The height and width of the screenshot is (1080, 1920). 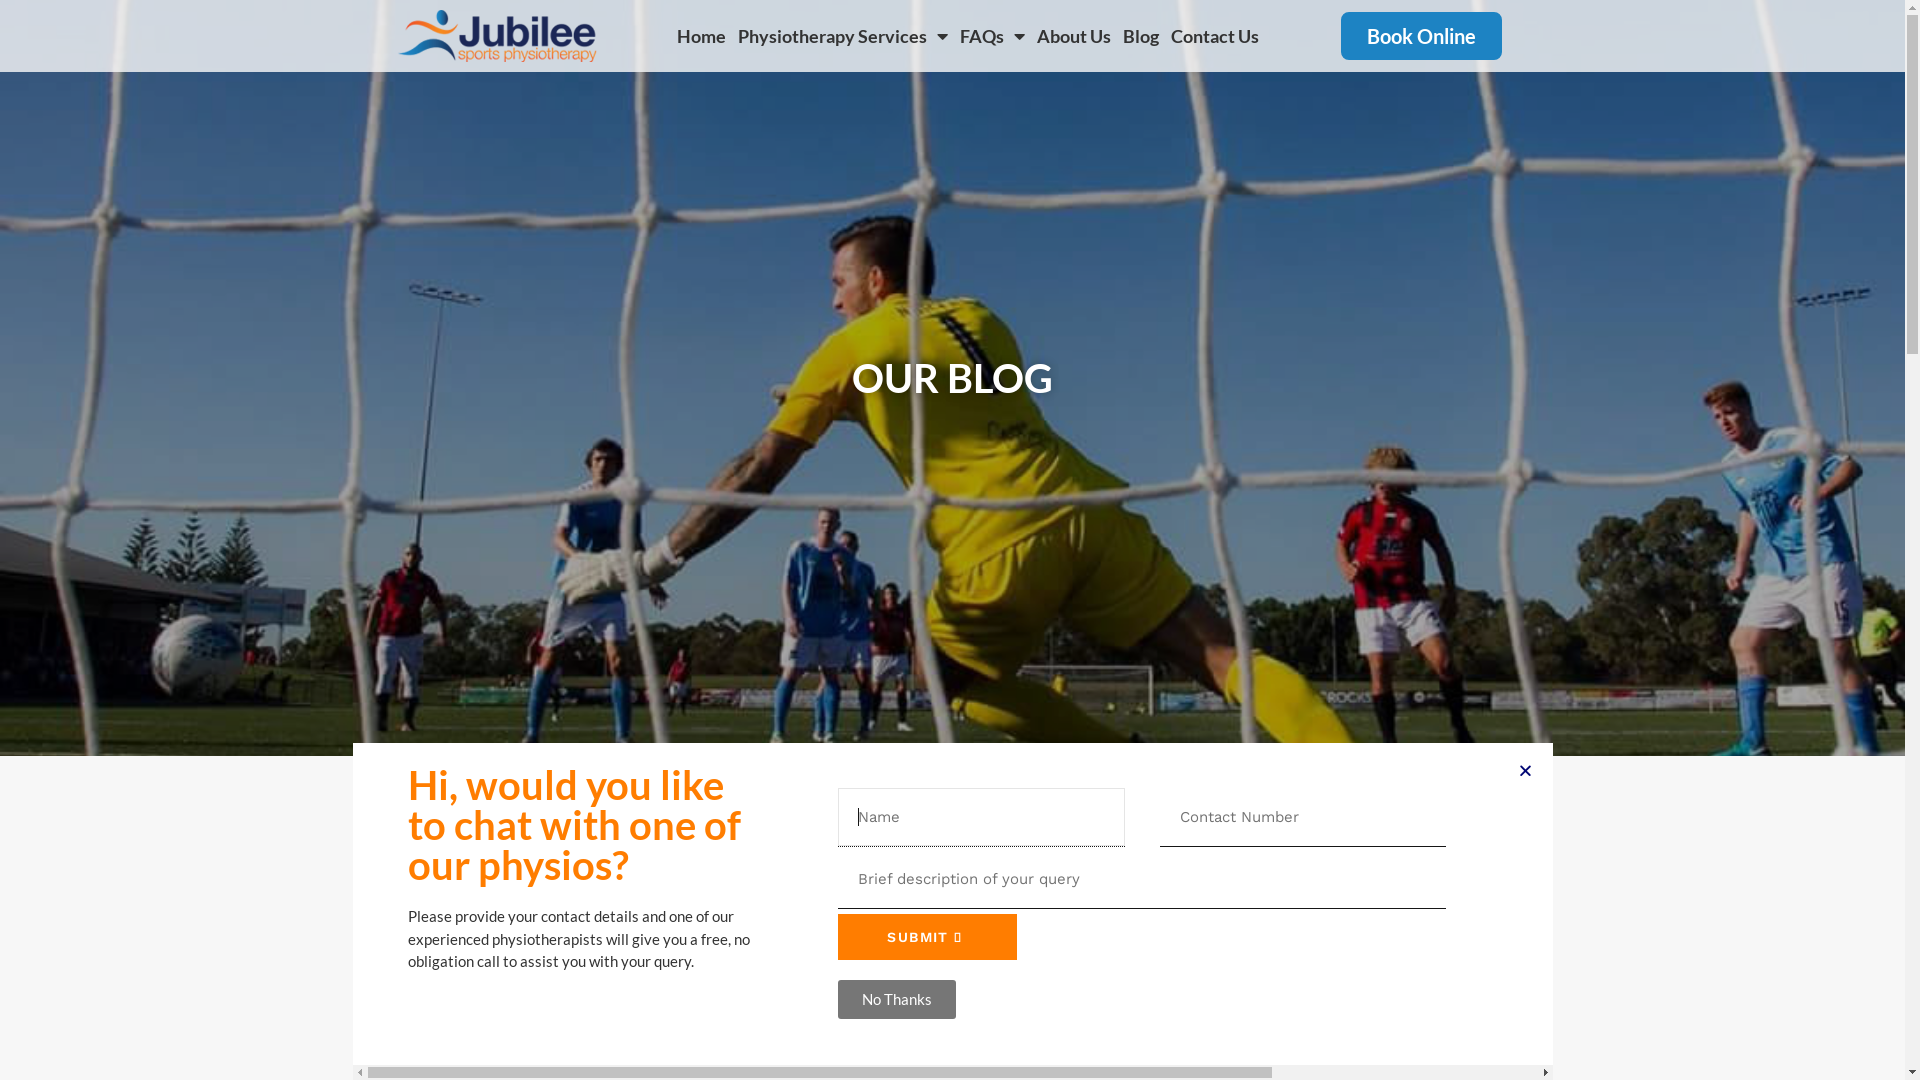 I want to click on 'Blog', so click(x=1141, y=35).